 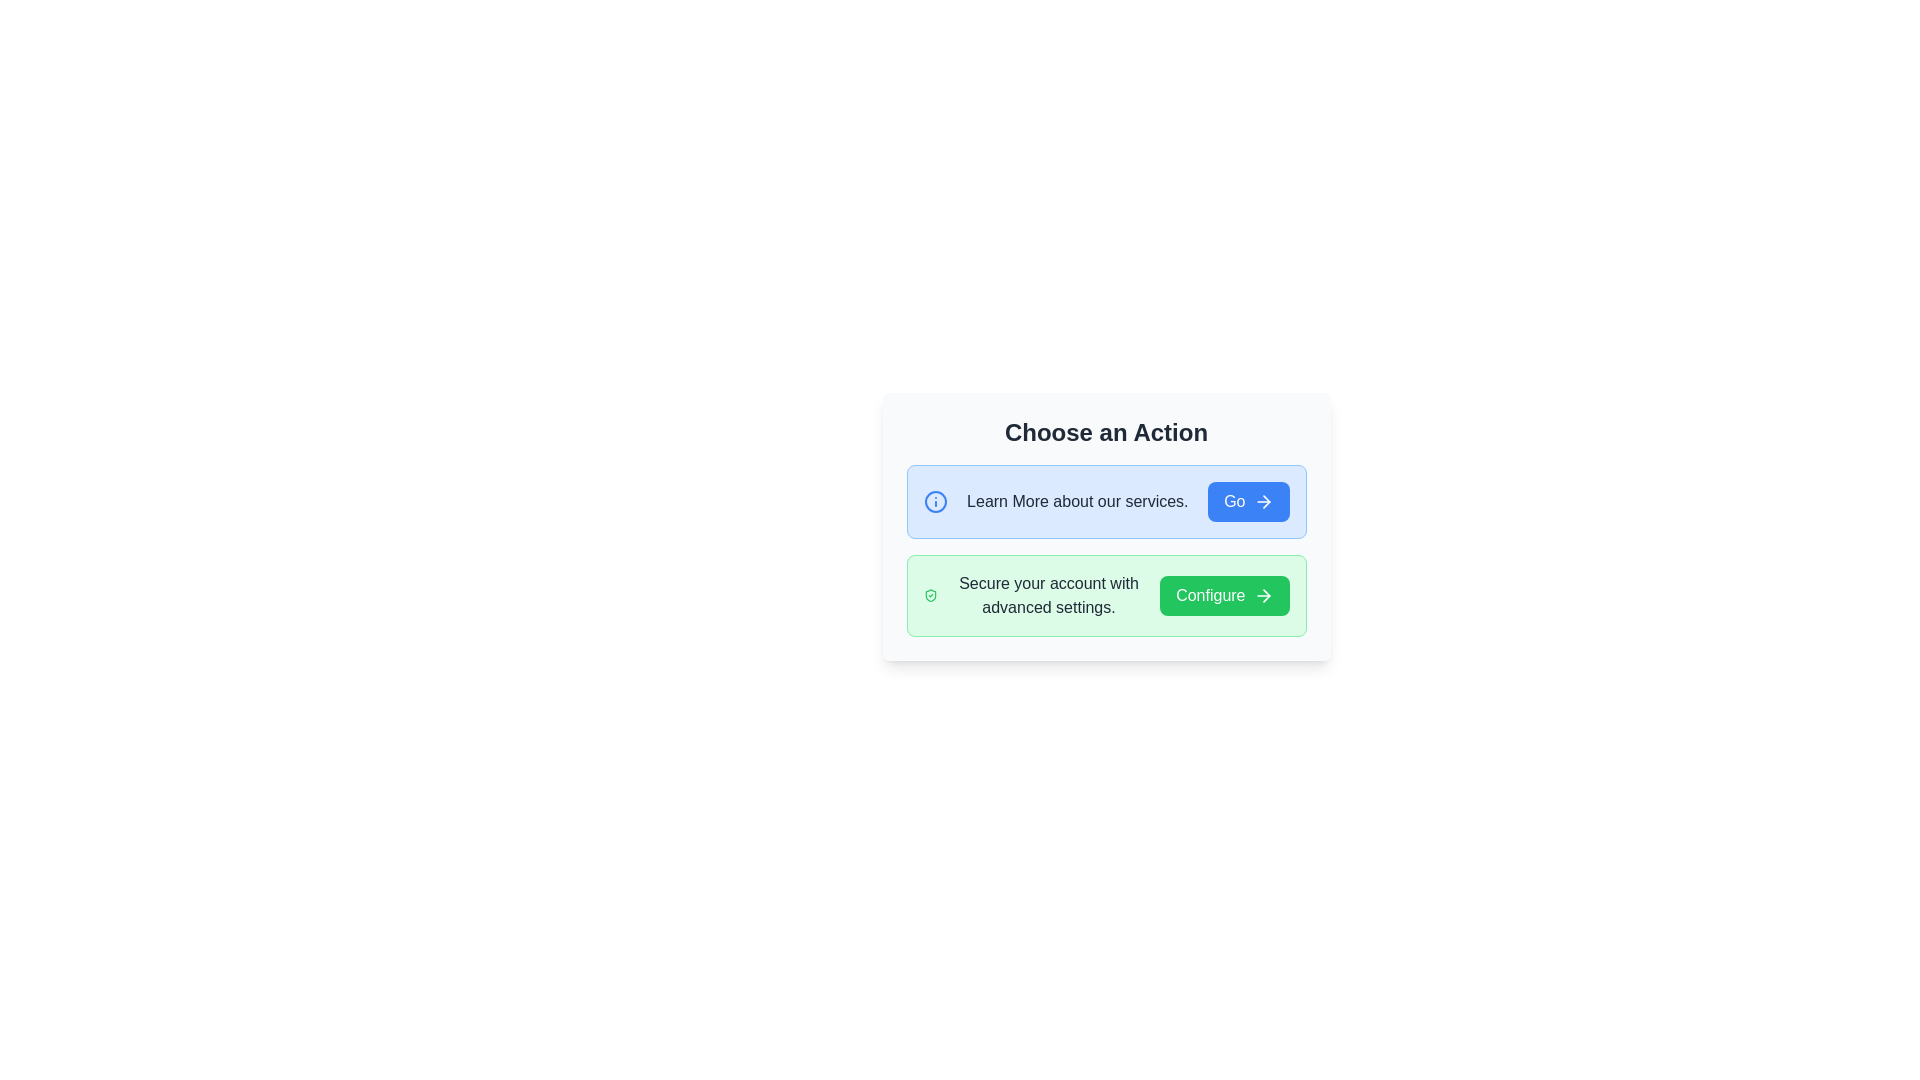 I want to click on the informational text label located in the green section beneath the title 'Choose an Action', positioned to the left of the 'Configure' button and next to the shield icon, so click(x=1048, y=595).